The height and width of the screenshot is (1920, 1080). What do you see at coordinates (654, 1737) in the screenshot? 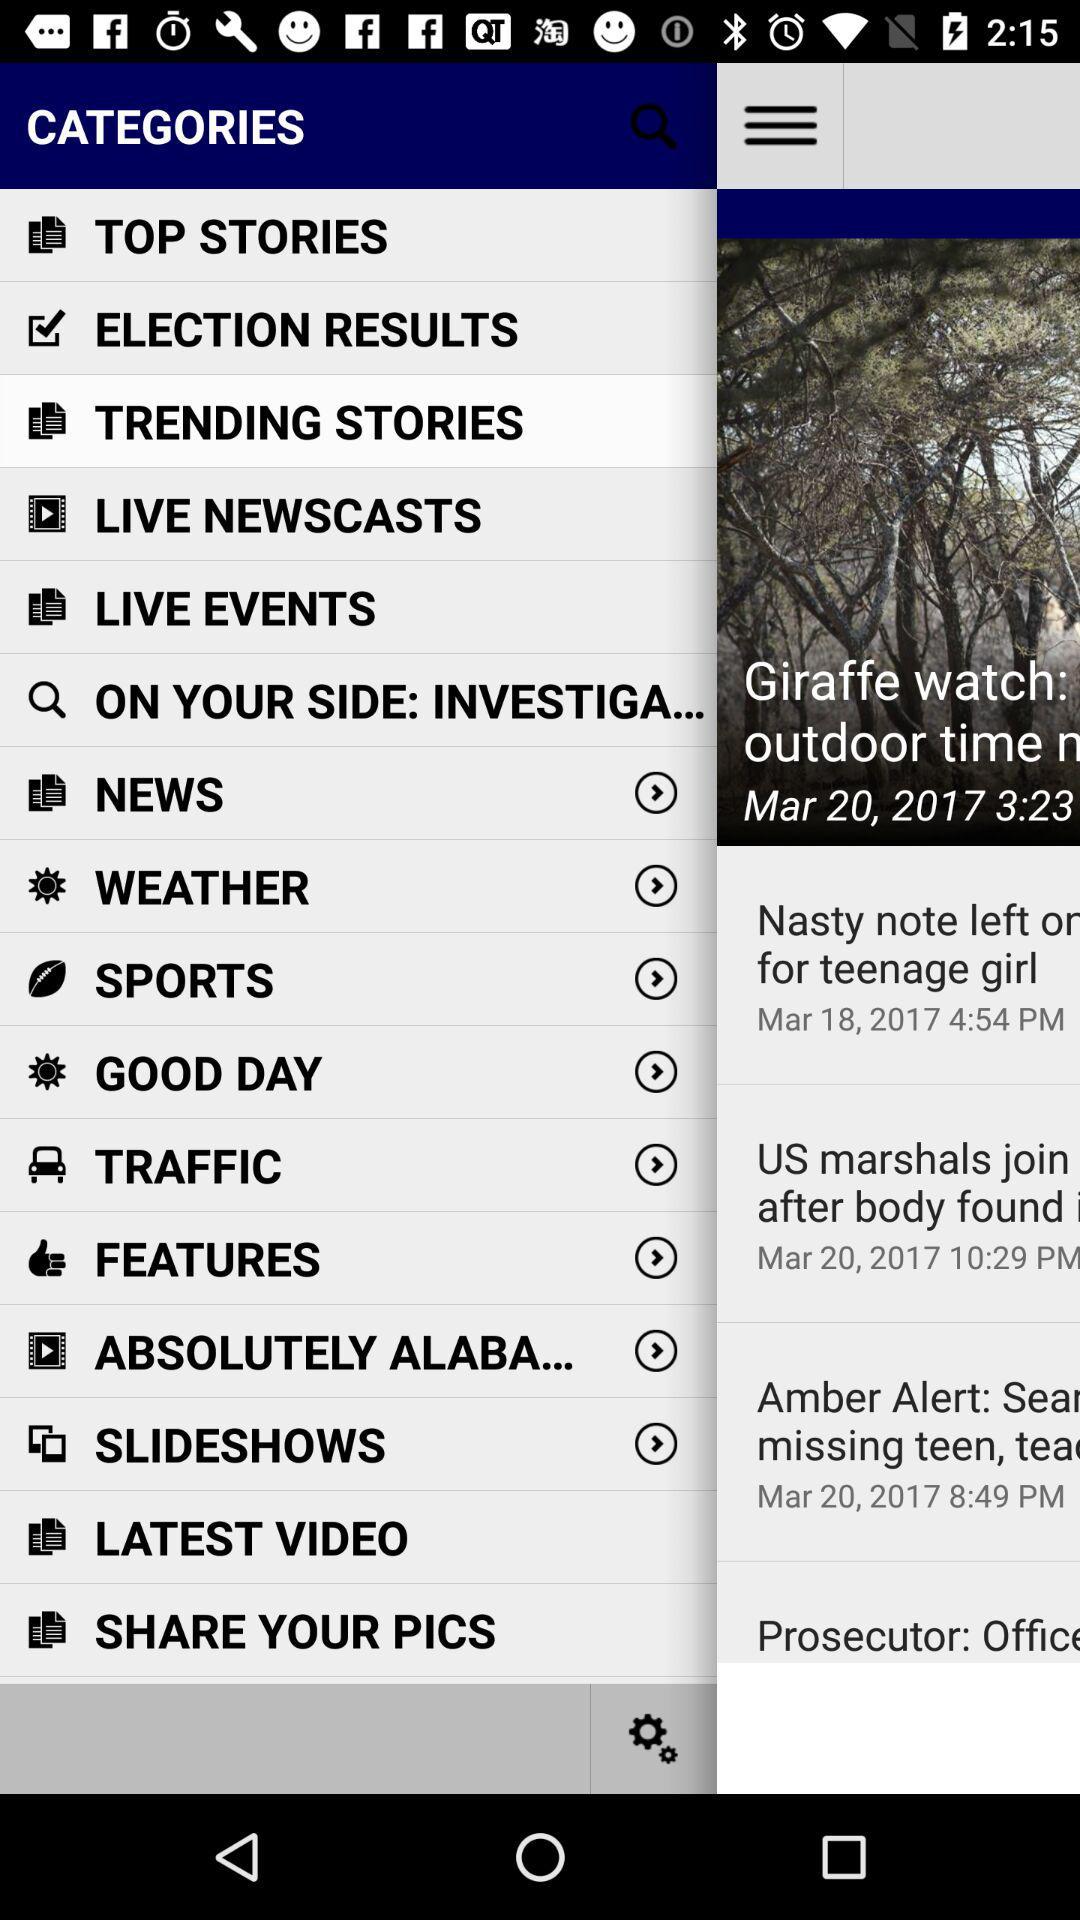
I see `setting` at bounding box center [654, 1737].